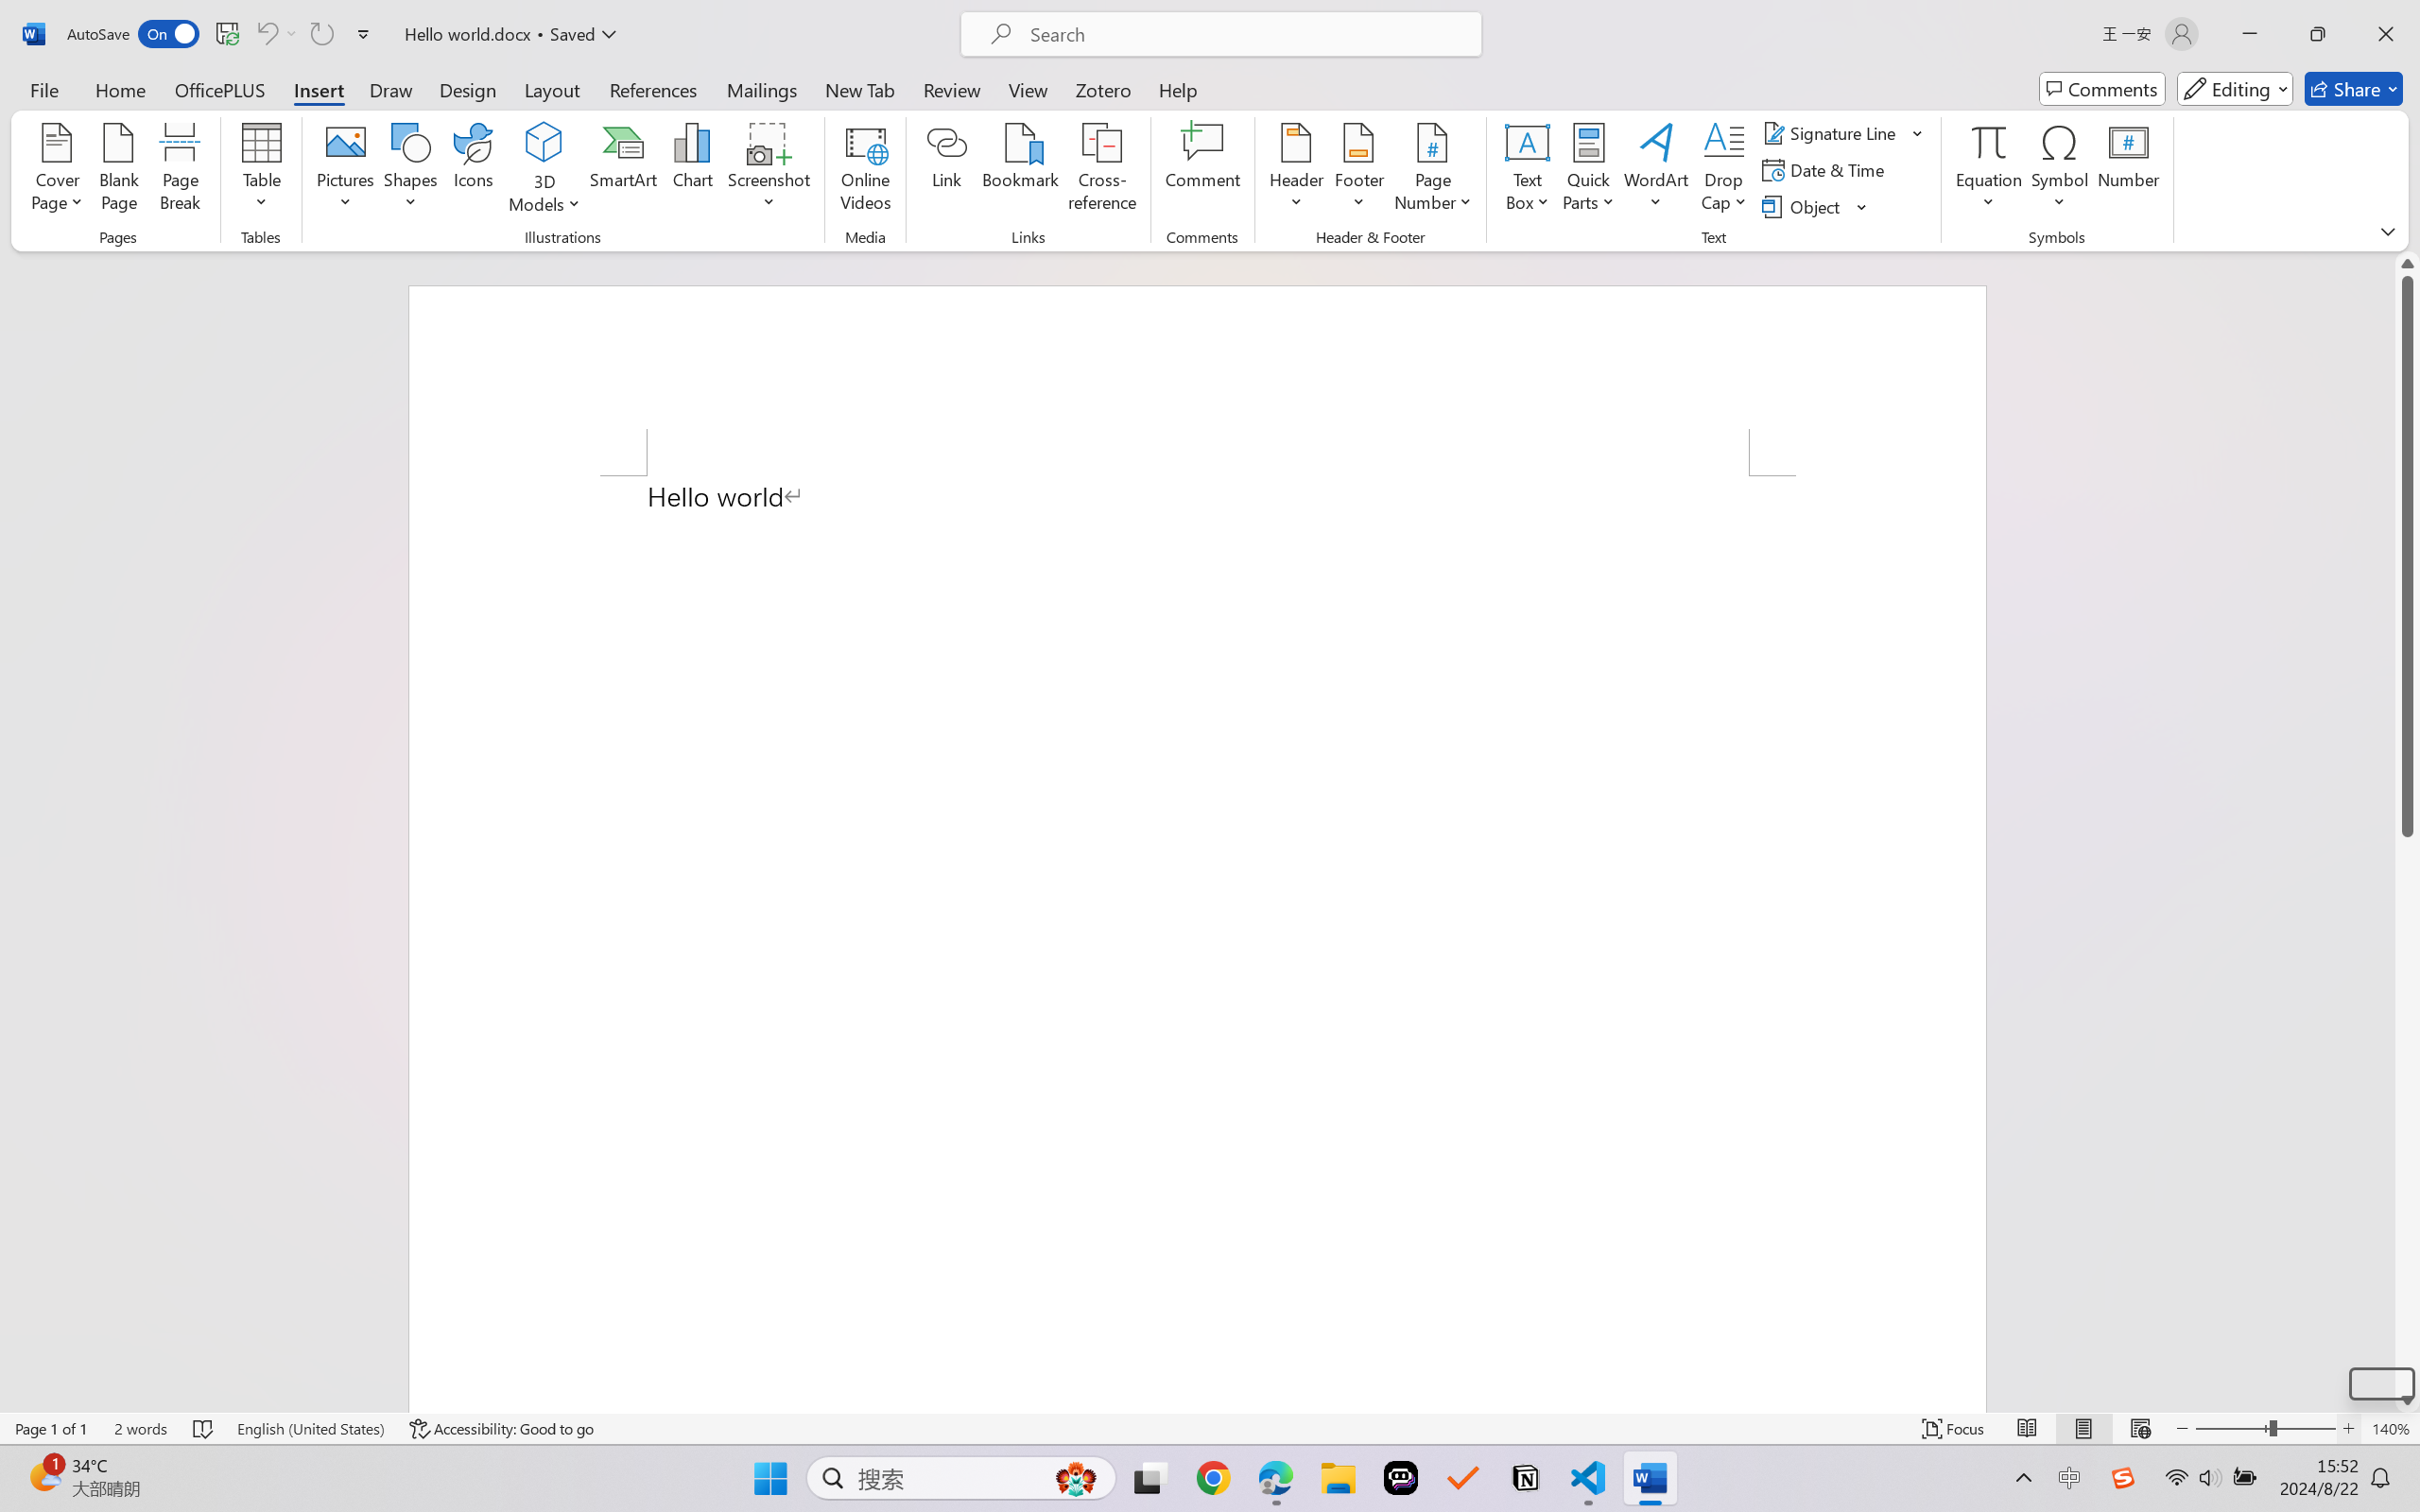 The height and width of the screenshot is (1512, 2420). Describe the element at coordinates (117, 170) in the screenshot. I see `'Blank Page'` at that location.